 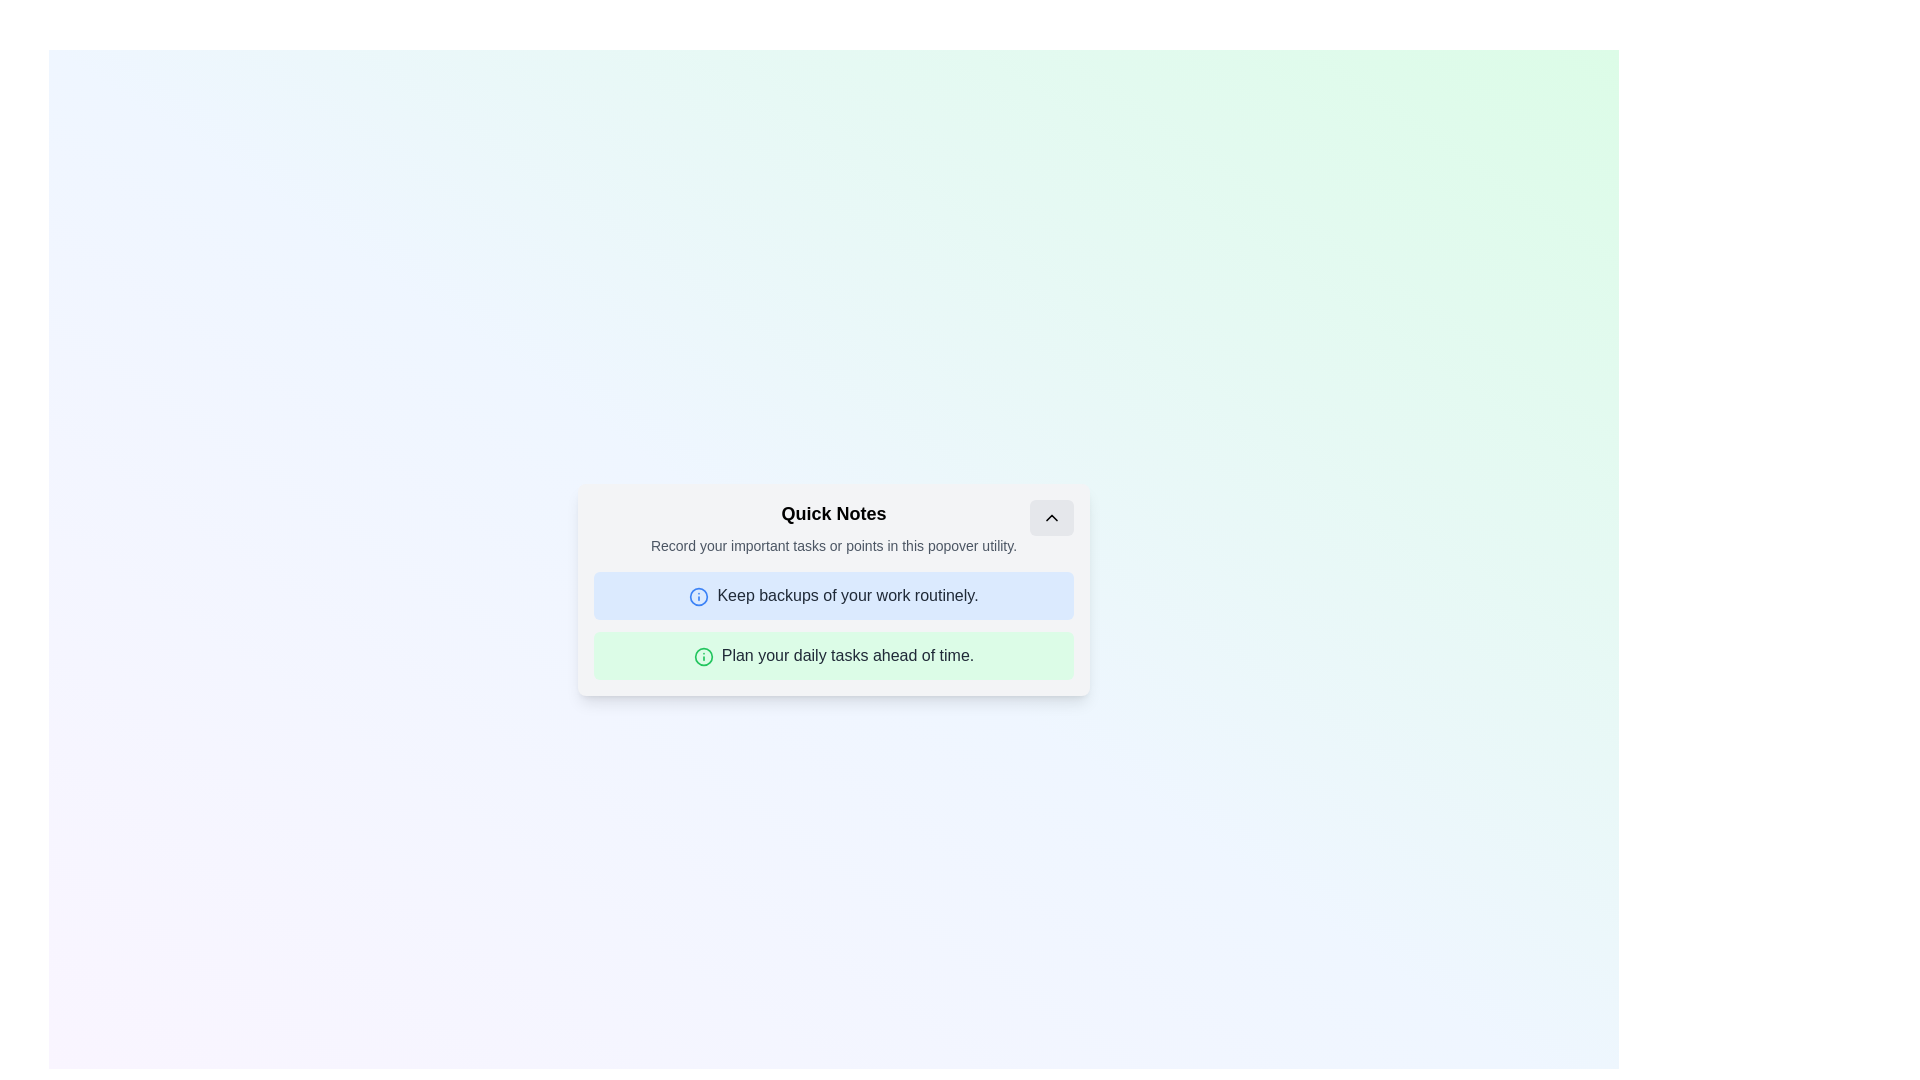 What do you see at coordinates (834, 589) in the screenshot?
I see `the informational item containing the text 'Keep backups of your work routinely.' and the blue circular information icon, which is the first item in the 'Quick Notes' popover` at bounding box center [834, 589].